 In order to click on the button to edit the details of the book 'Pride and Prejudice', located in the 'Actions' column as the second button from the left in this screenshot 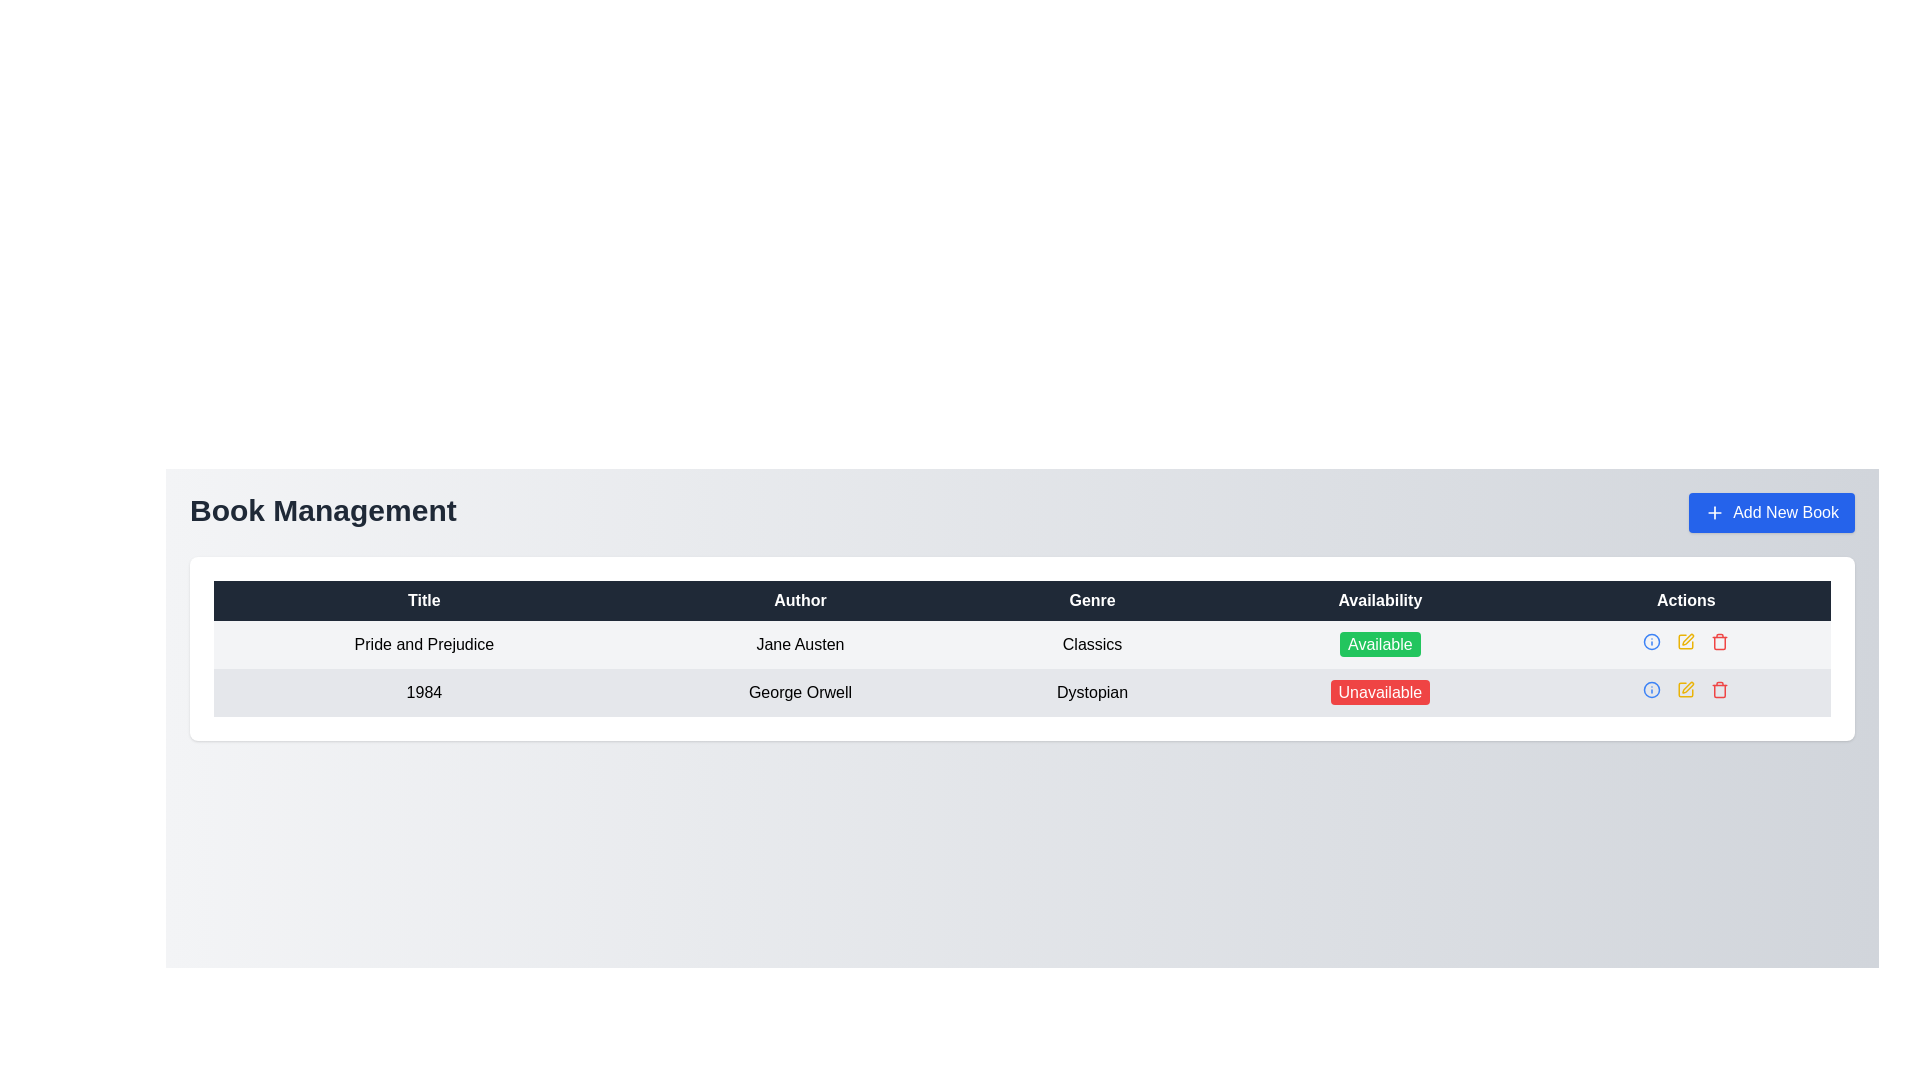, I will do `click(1685, 641)`.